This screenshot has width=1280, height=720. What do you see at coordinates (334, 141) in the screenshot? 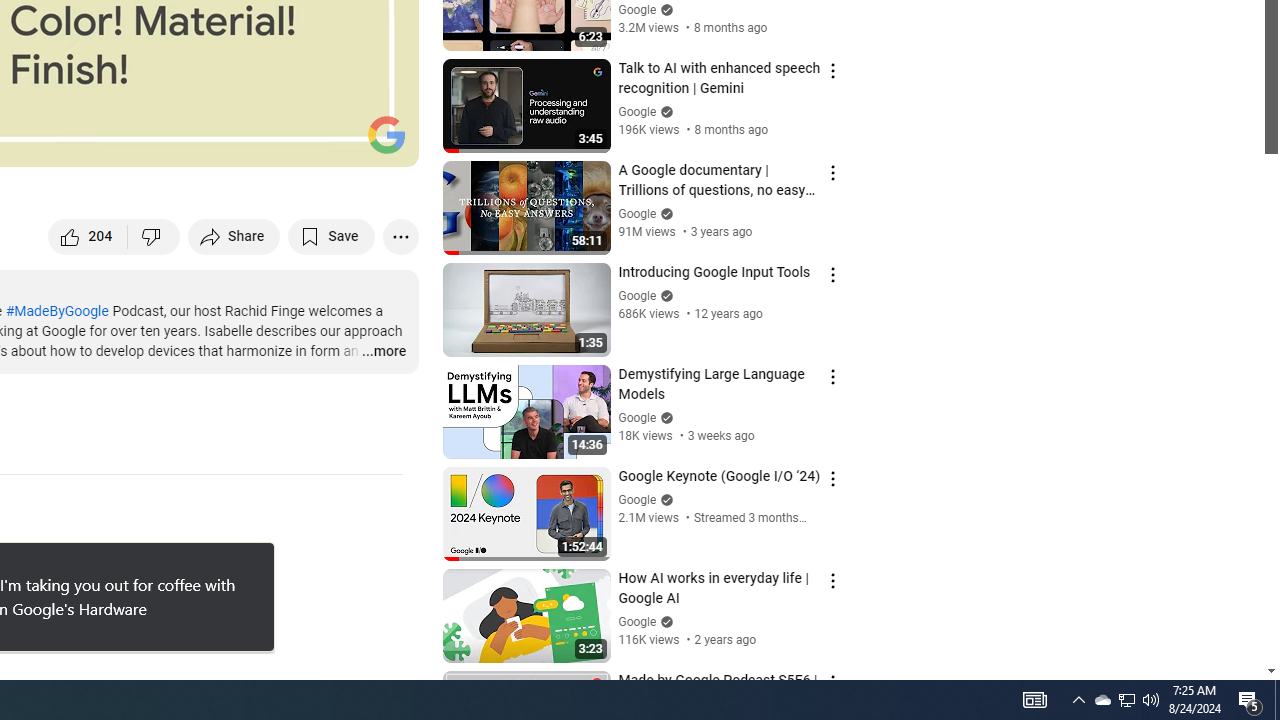
I see `'Theater mode (t)'` at bounding box center [334, 141].